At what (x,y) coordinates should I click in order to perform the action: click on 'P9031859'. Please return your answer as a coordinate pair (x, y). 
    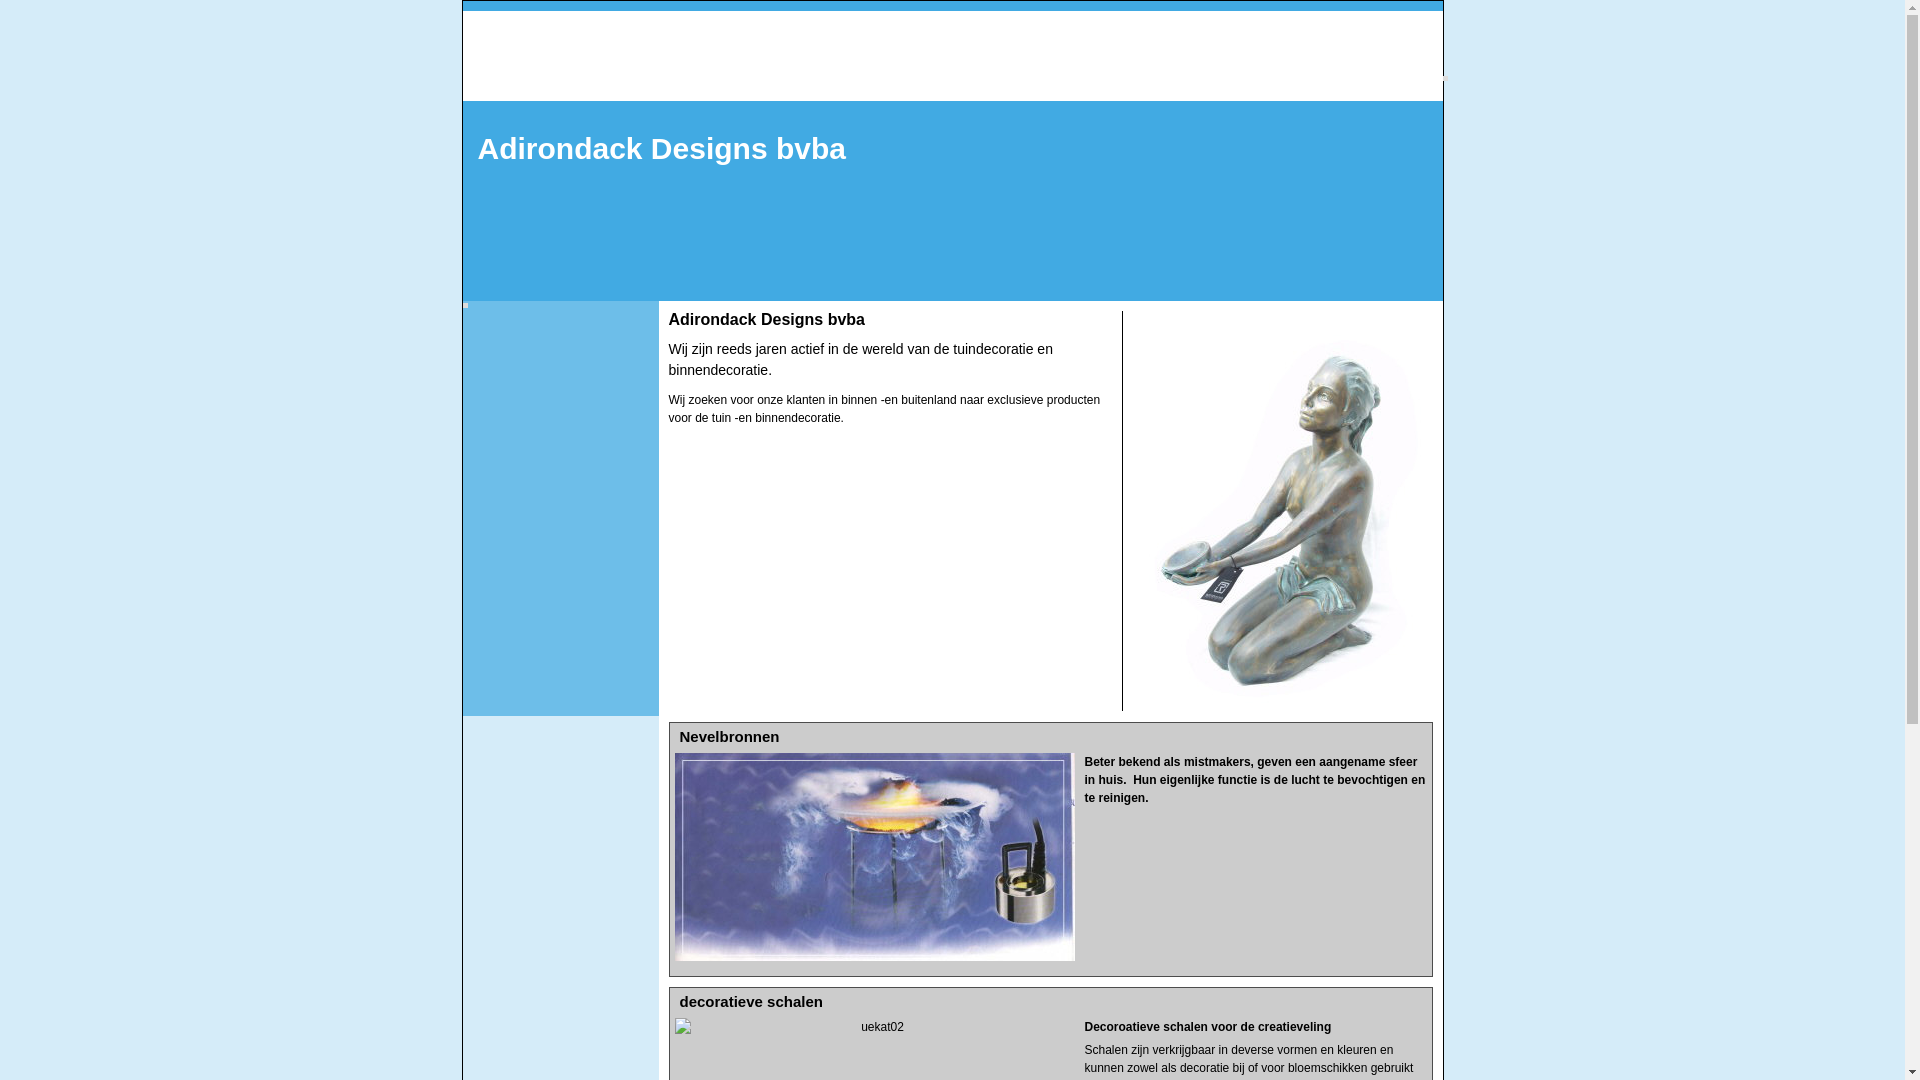
    Looking at the image, I should click on (1281, 509).